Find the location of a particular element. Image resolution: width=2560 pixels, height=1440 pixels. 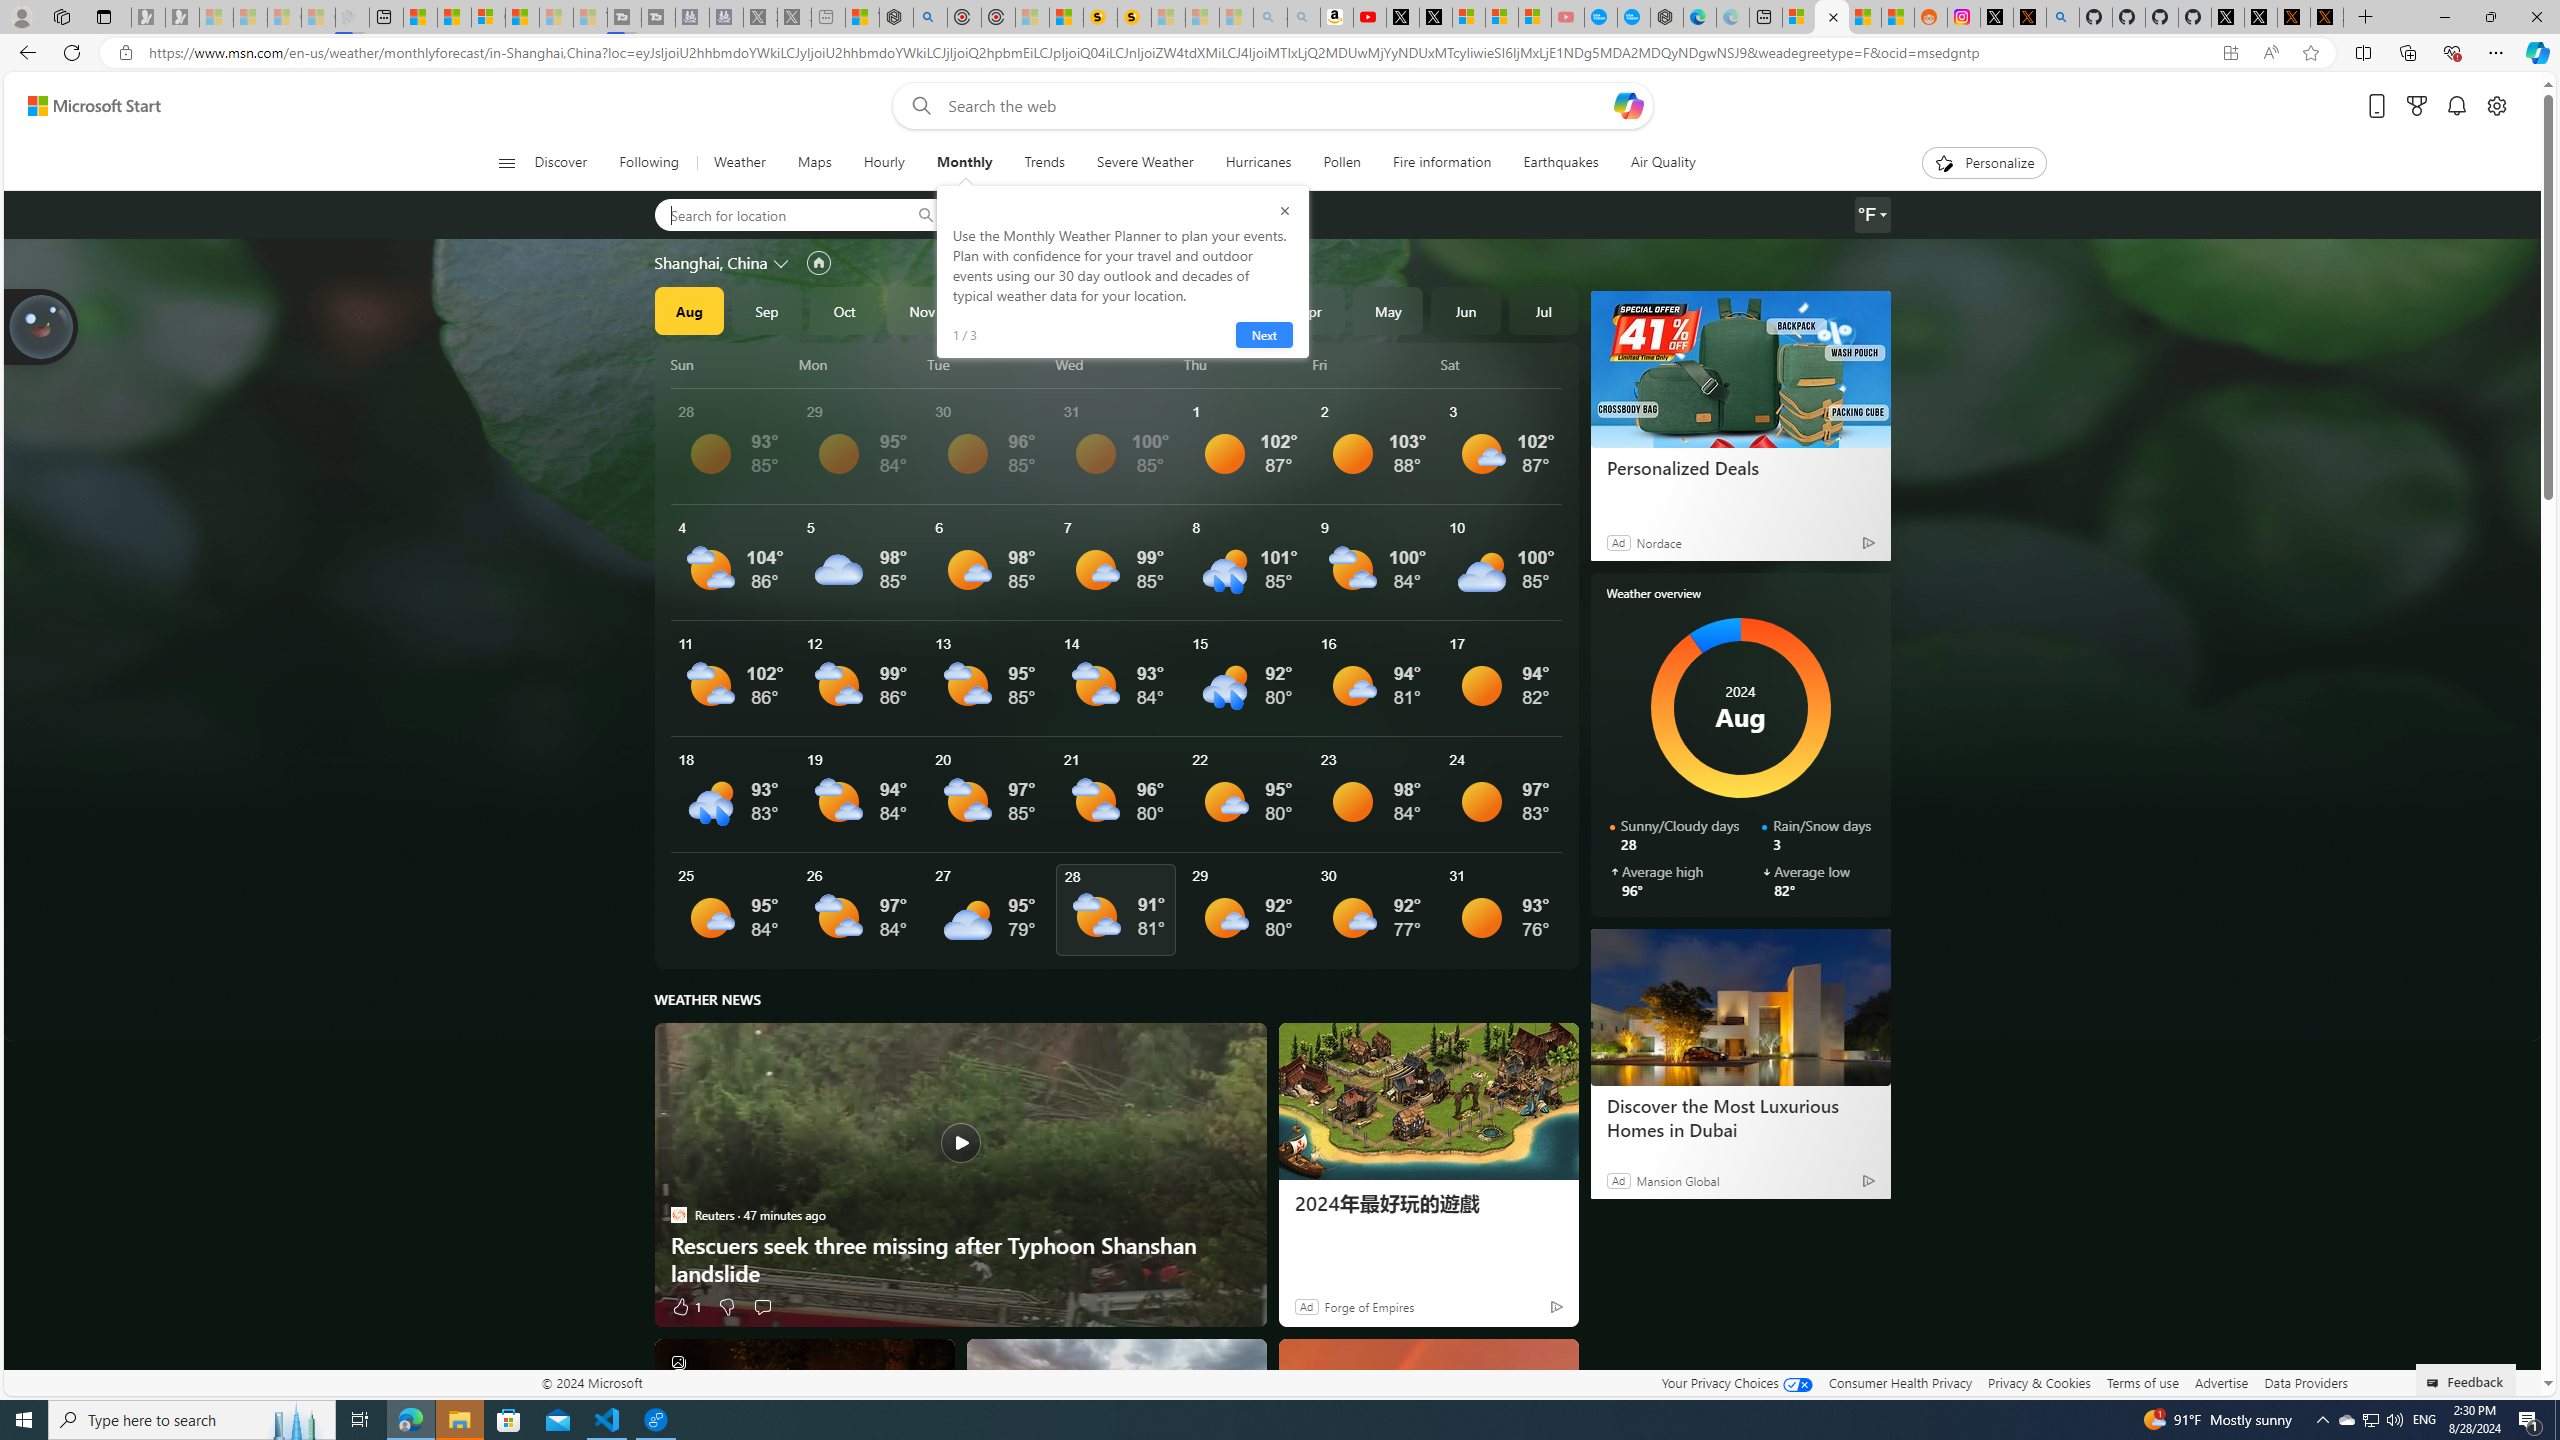

'Advertise' is located at coordinates (2221, 1382).